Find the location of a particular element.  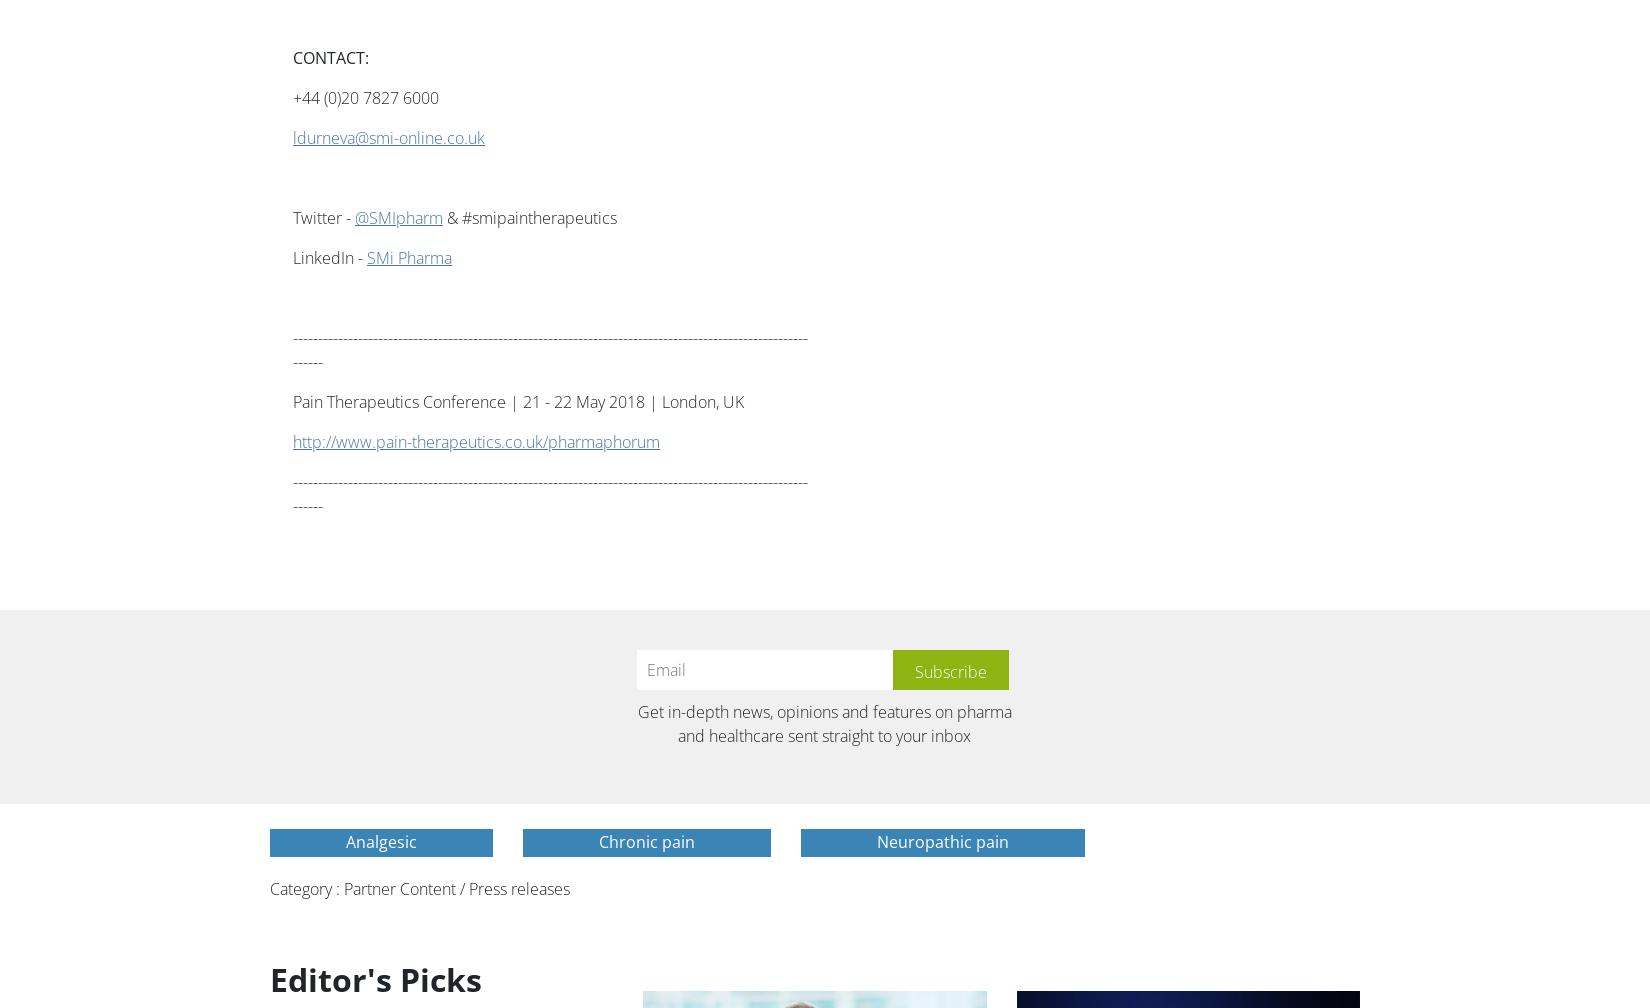

'Analgesic' is located at coordinates (346, 841).